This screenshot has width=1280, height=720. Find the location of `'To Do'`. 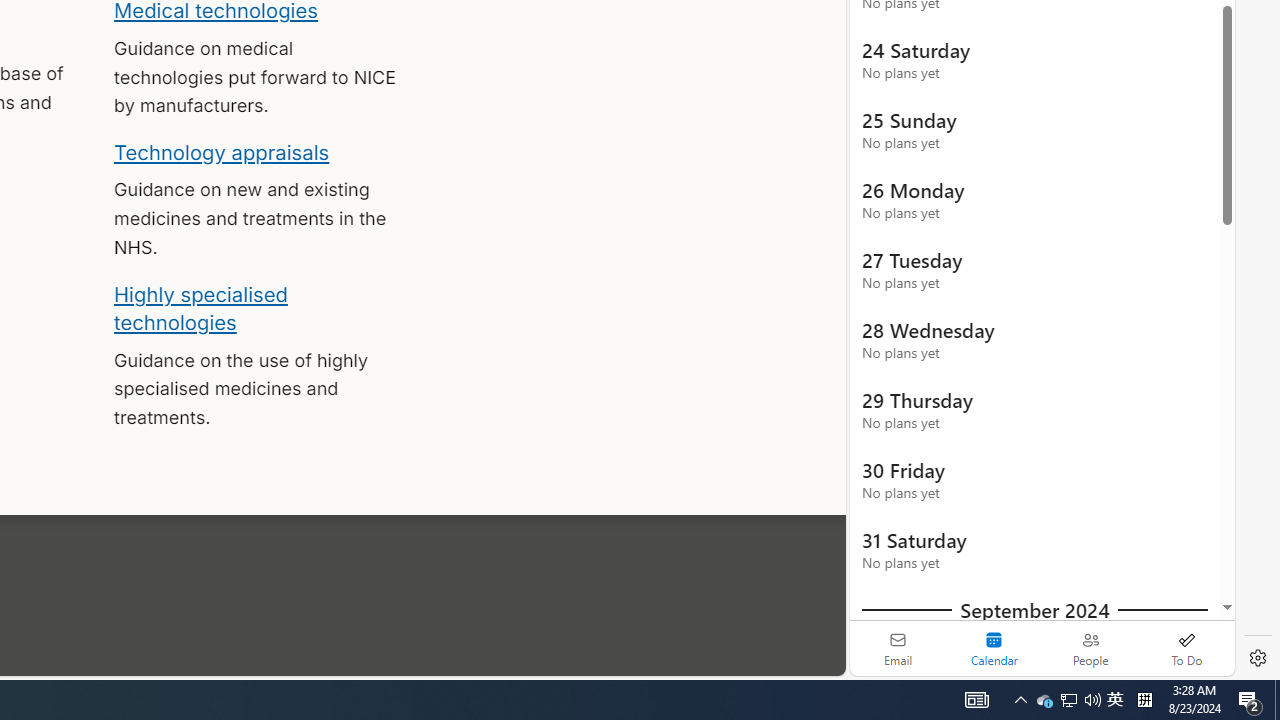

'To Do' is located at coordinates (1186, 648).